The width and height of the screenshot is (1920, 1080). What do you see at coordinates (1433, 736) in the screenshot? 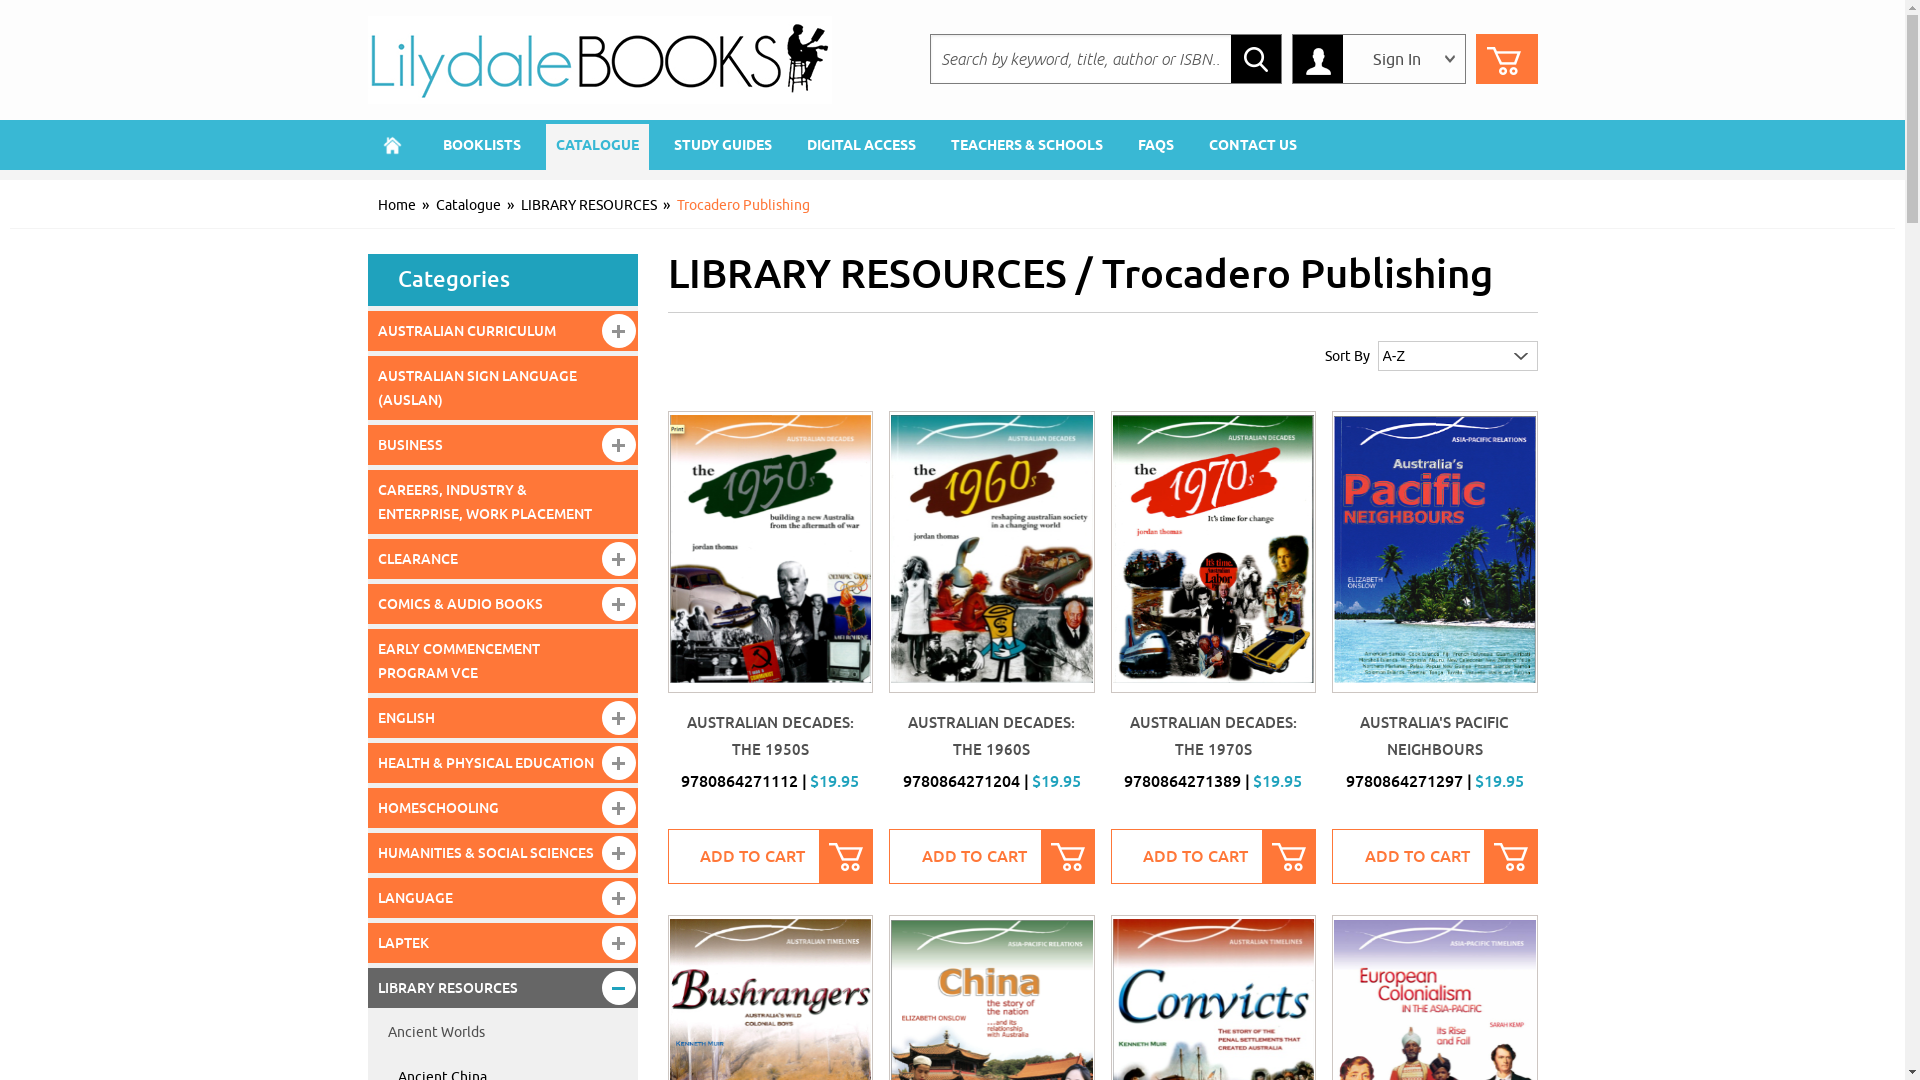
I see `'AUSTRALIA'S PACIFIC NEIGHBOURS'` at bounding box center [1433, 736].